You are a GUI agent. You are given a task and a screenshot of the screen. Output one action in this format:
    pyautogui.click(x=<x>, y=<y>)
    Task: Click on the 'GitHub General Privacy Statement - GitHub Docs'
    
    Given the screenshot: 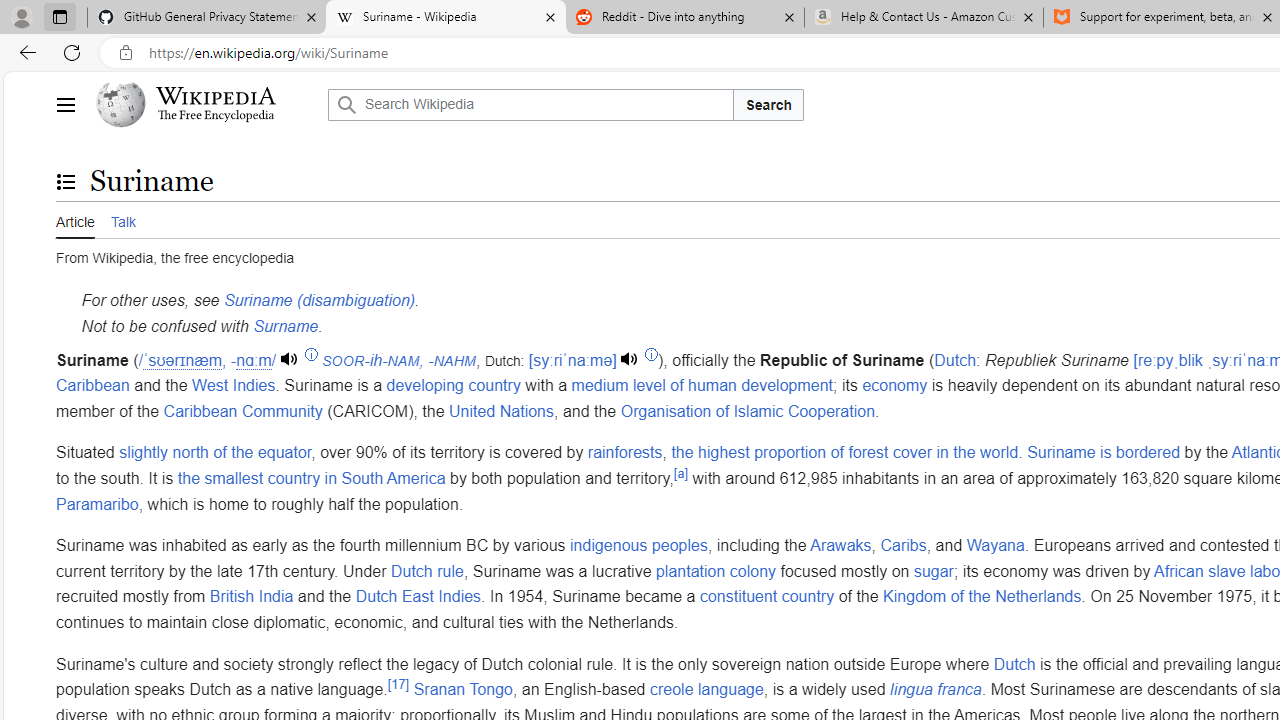 What is the action you would take?
    pyautogui.click(x=207, y=17)
    